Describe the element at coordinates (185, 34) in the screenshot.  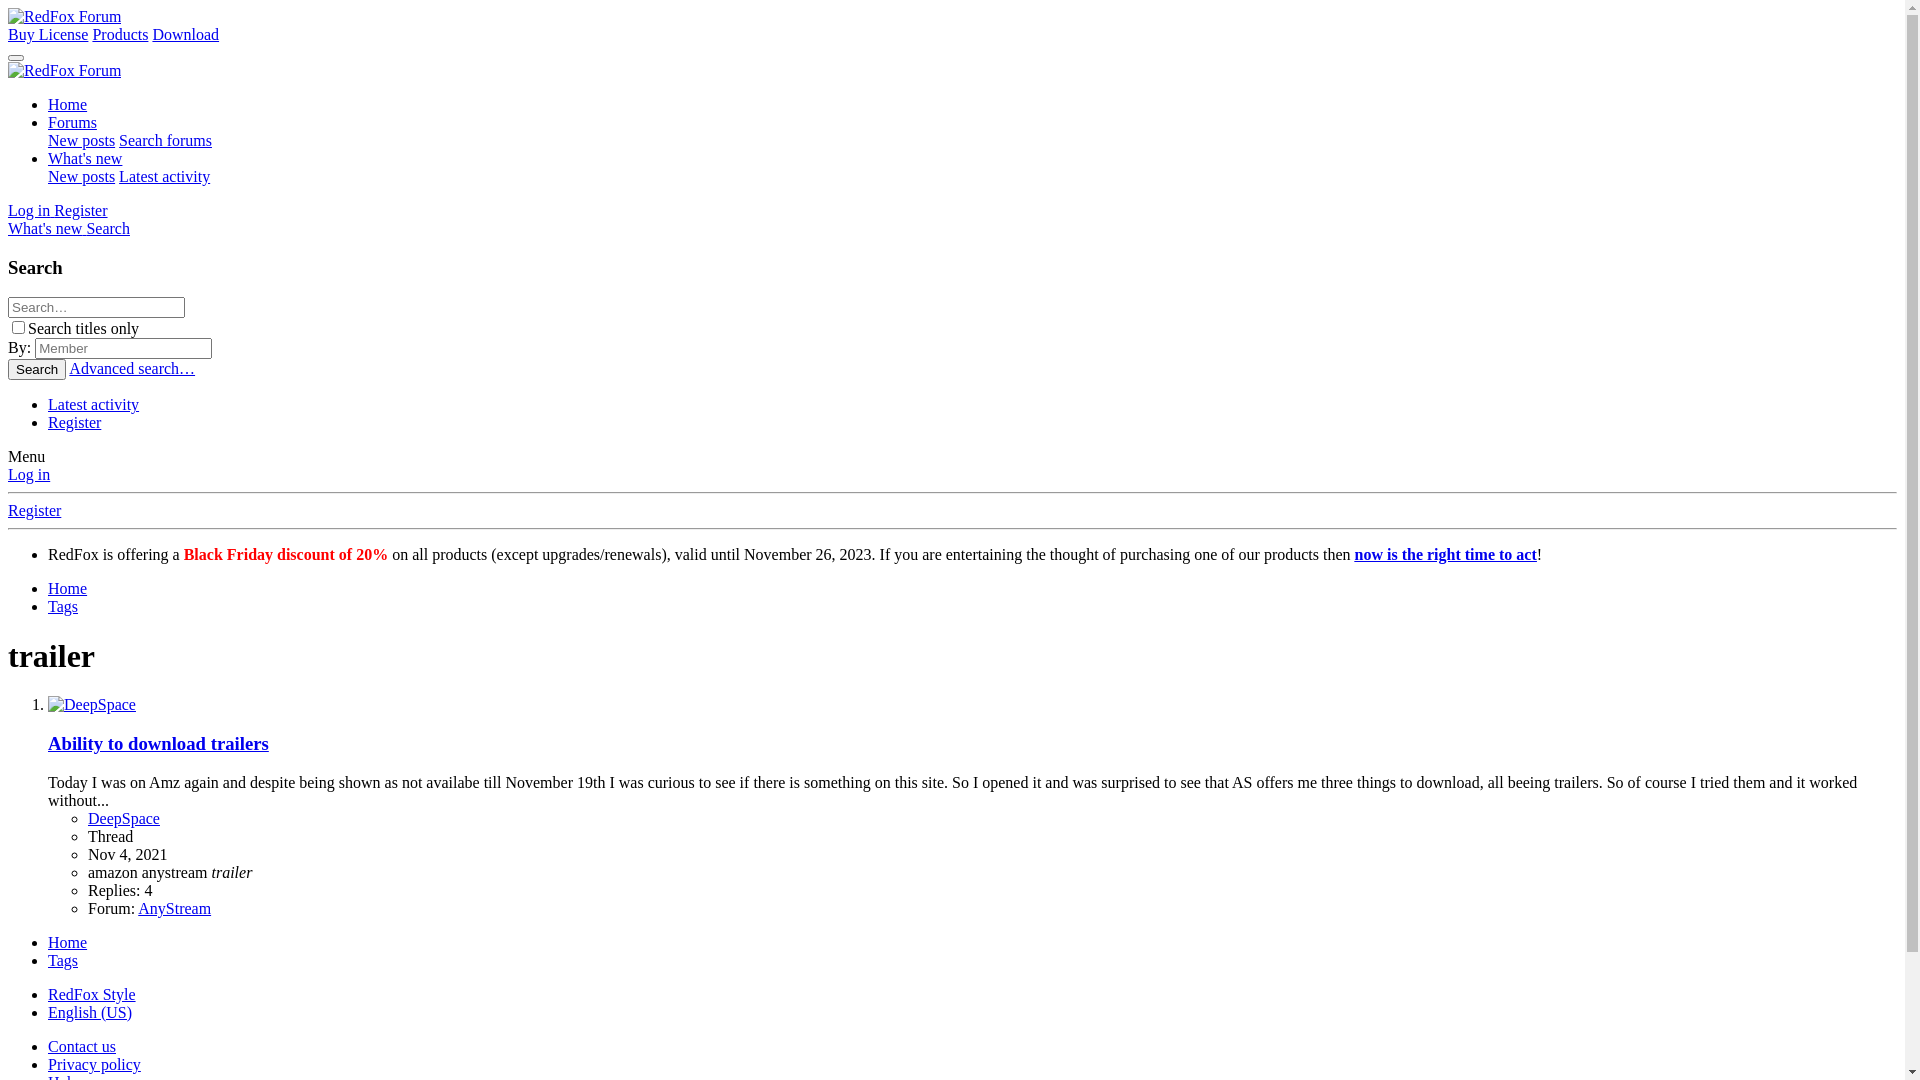
I see `'Download'` at that location.